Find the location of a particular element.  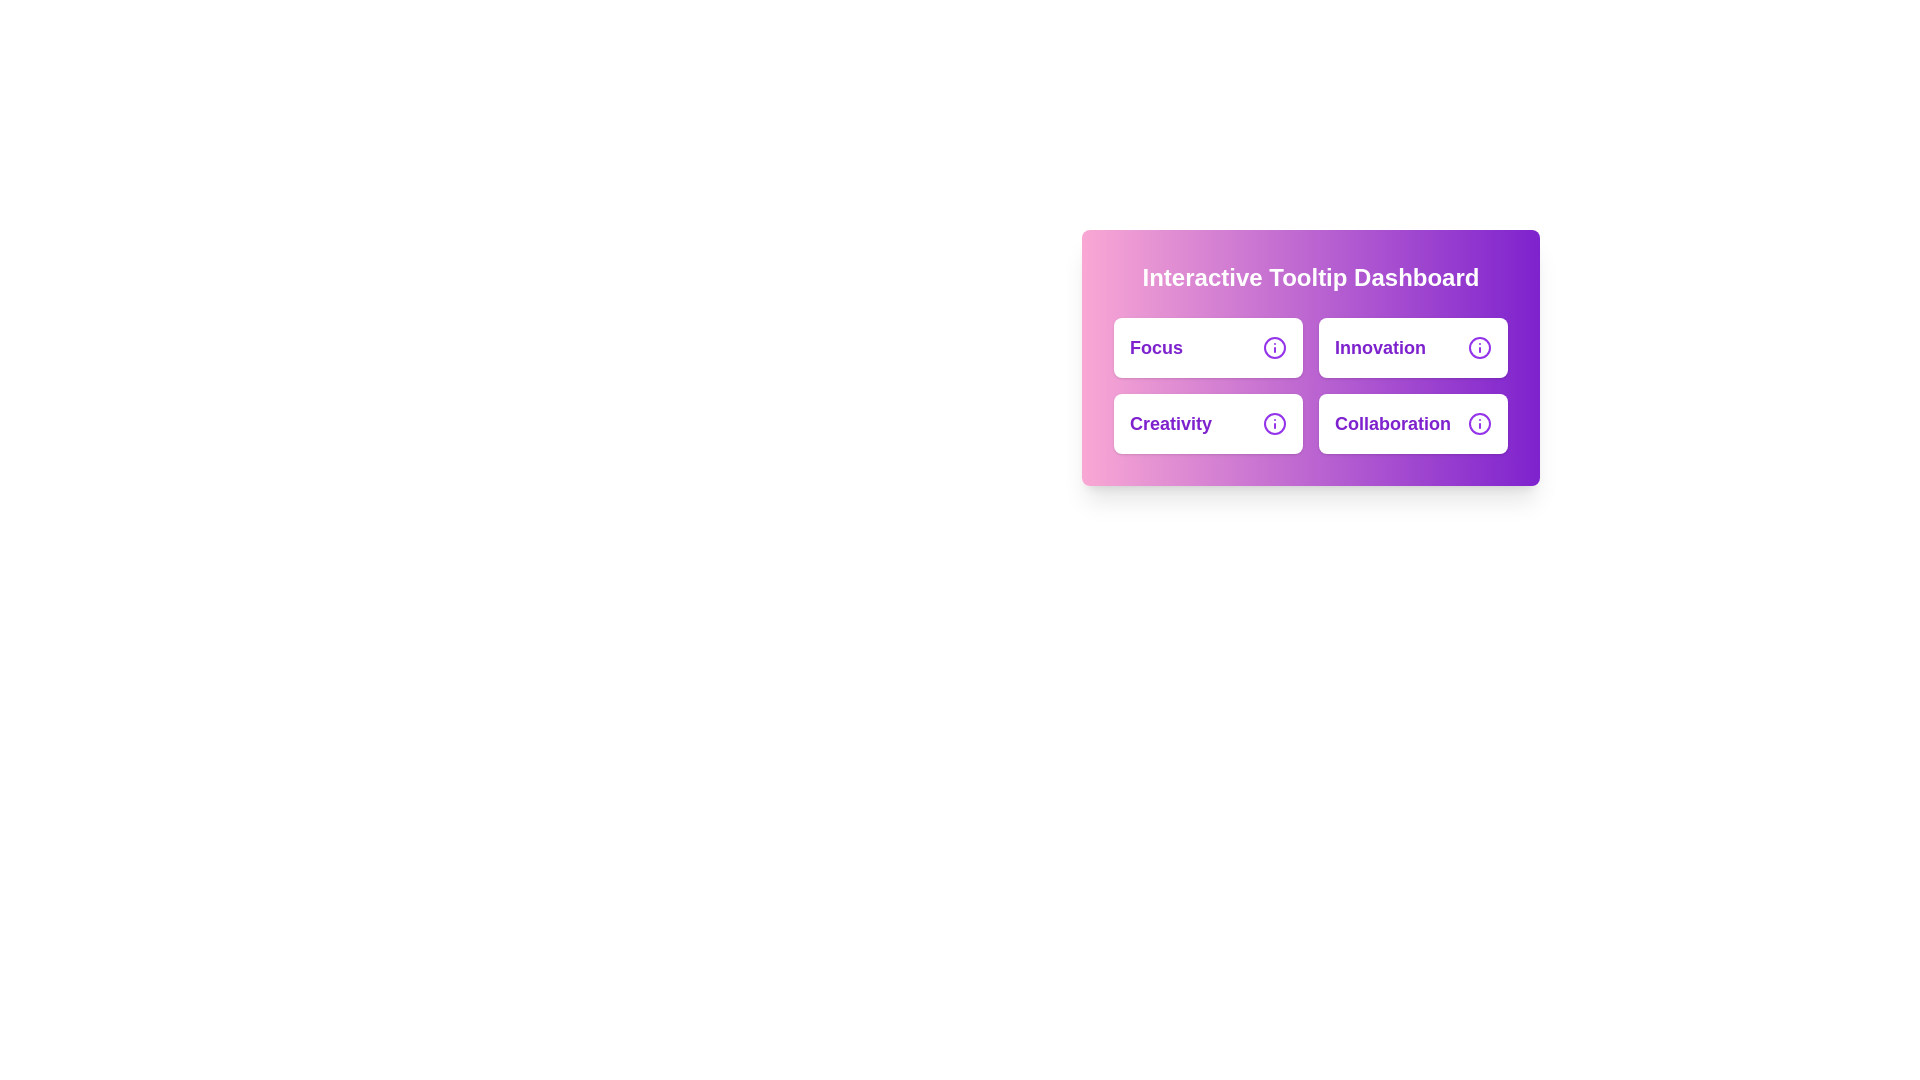

the 'Collaboration' text in the bottom-right corner of the 2x2 grid layout within the 'Interactive Tooltip Dashboard' is located at coordinates (1412, 423).